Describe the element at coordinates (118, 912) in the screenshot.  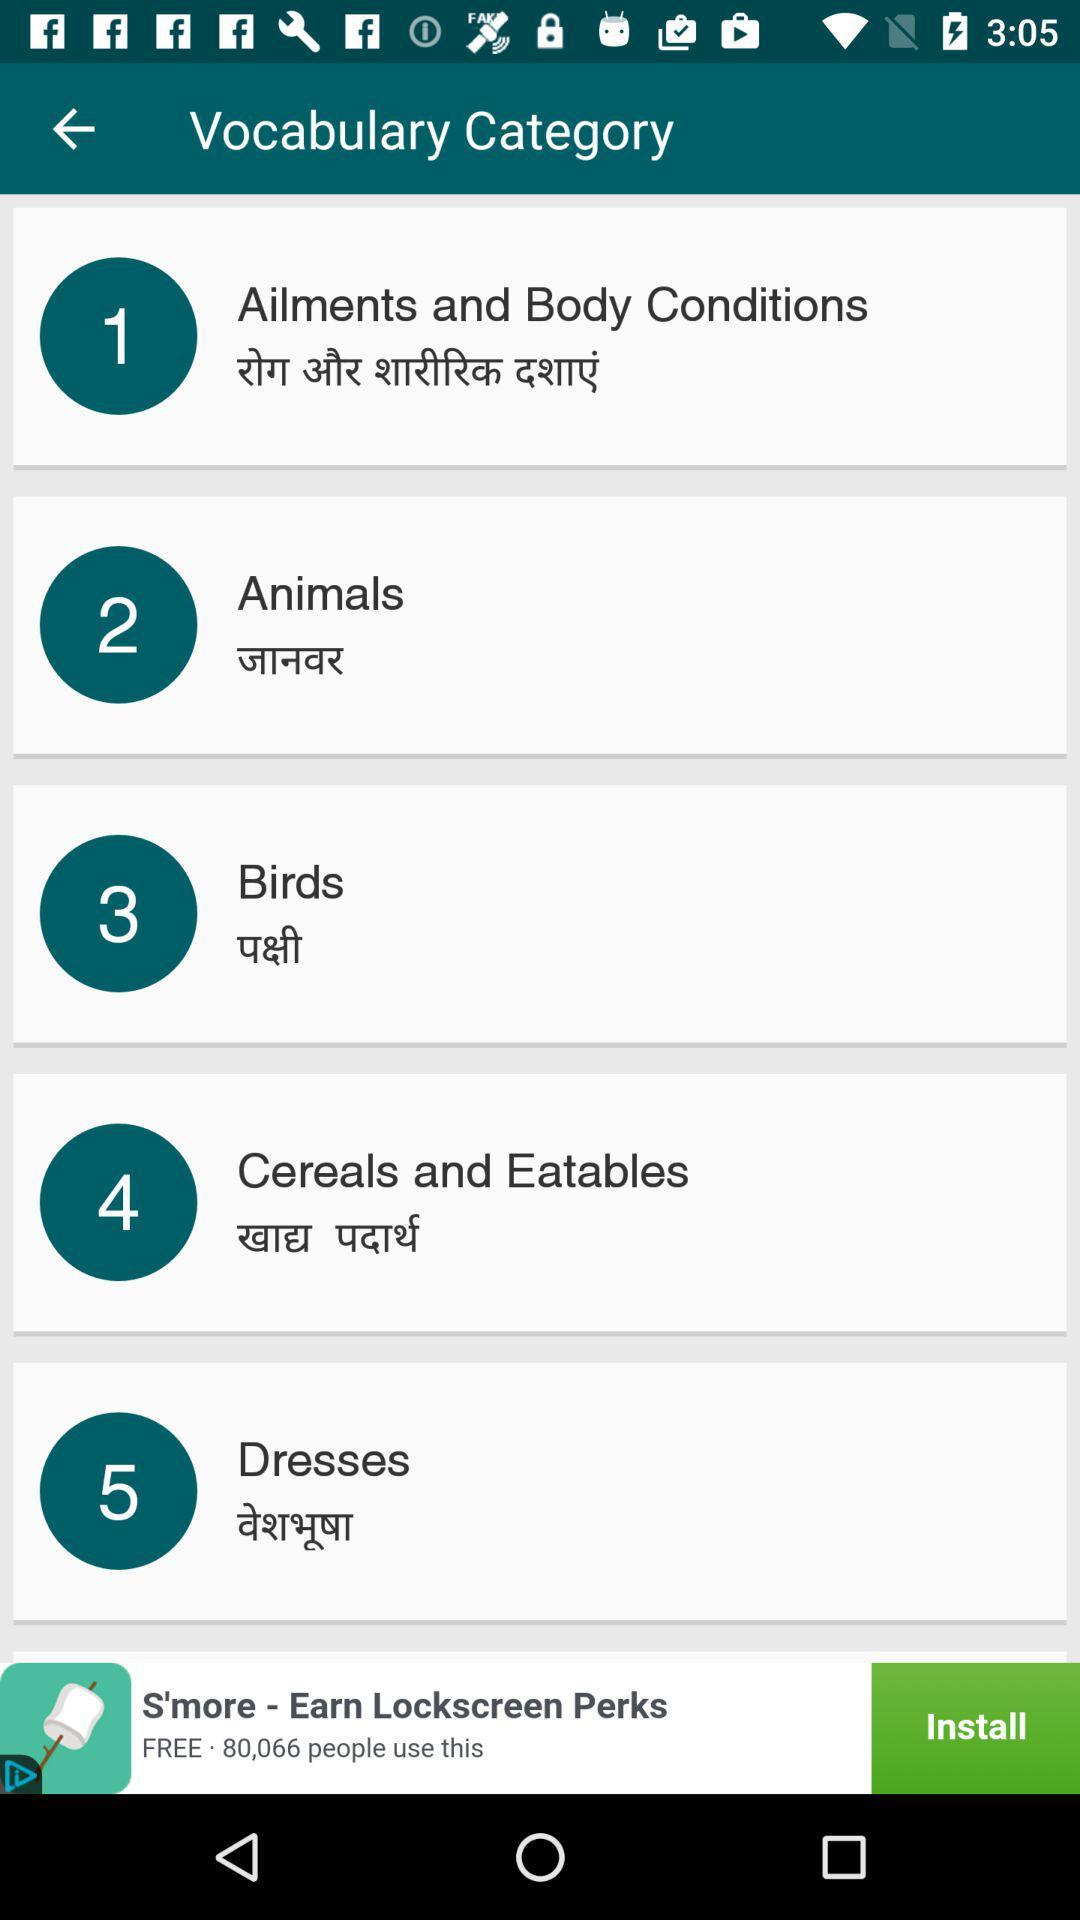
I see `the icon above 4` at that location.